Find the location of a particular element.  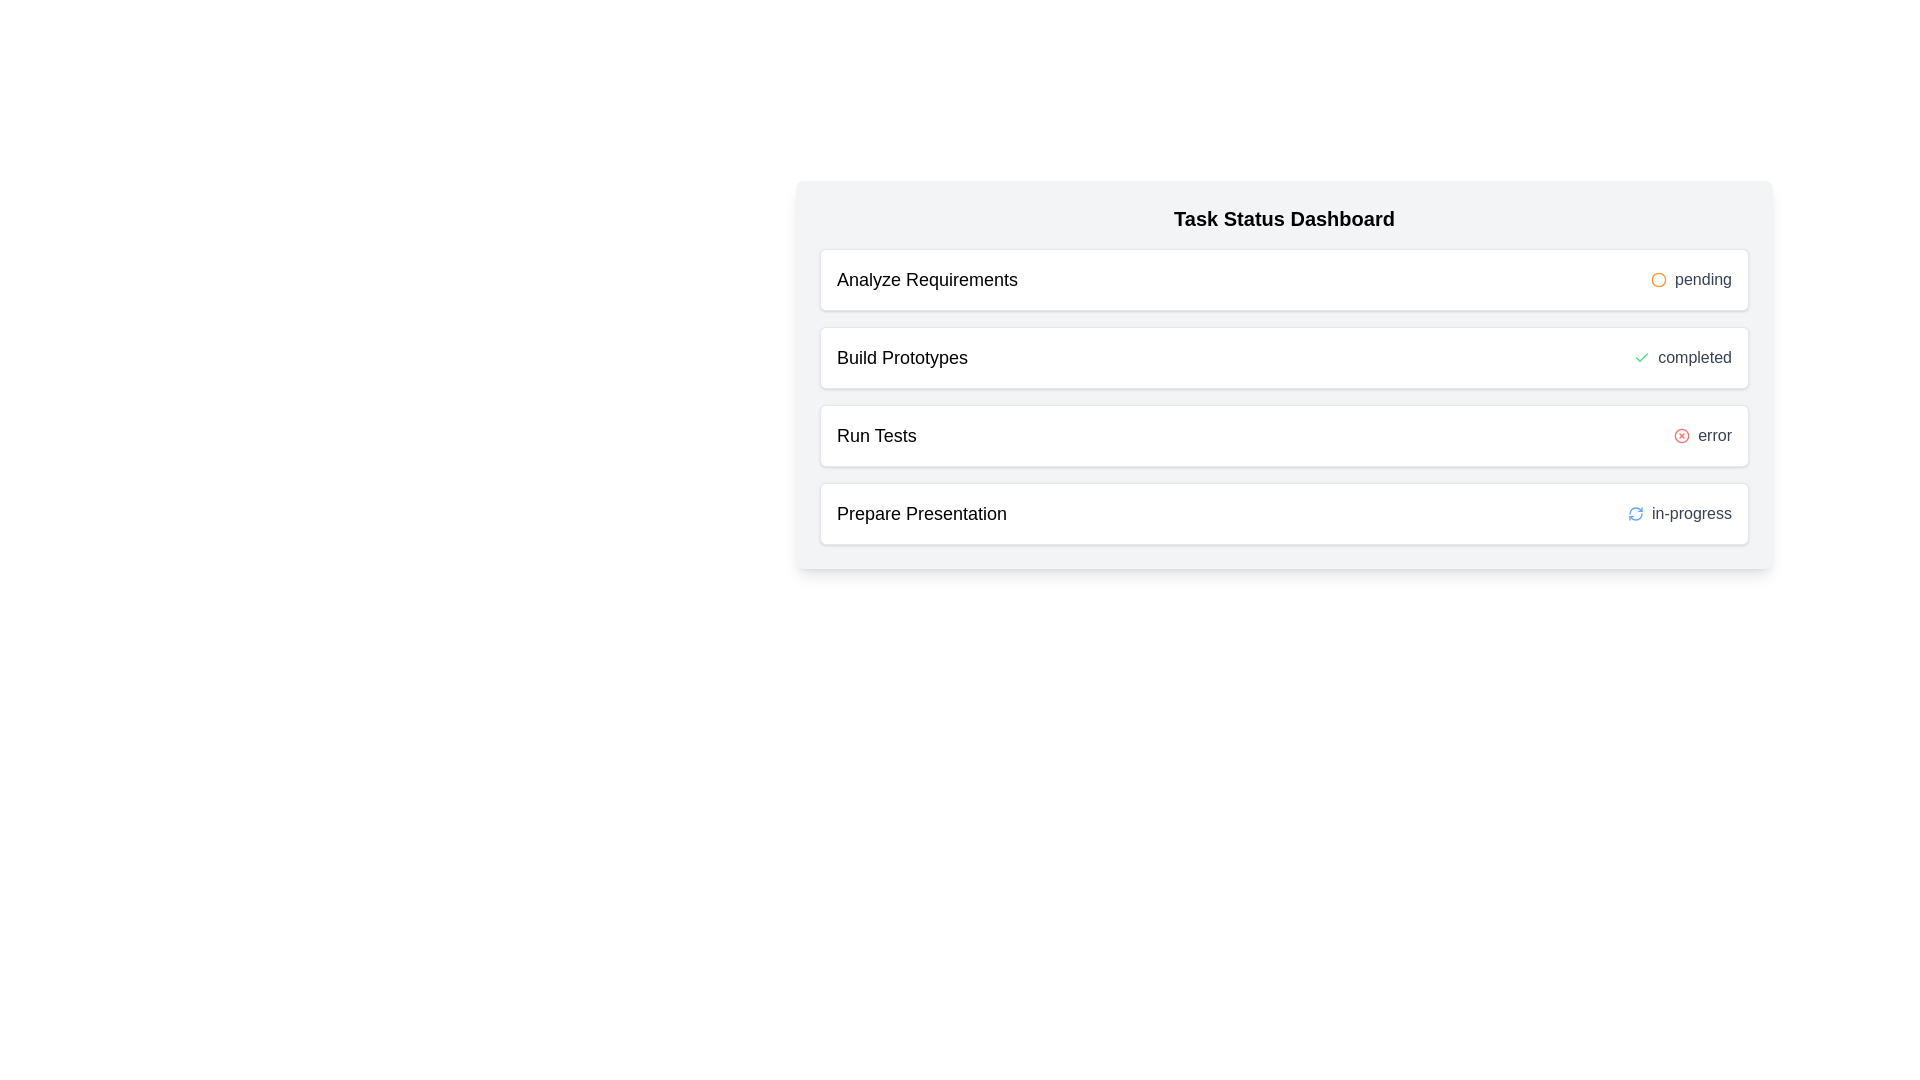

small circular red outlined icon with an 'x' symbol, positioned to the left of the 'error' text in the third row of the task status dashboard, representing the 'Run Tests' task is located at coordinates (1681, 434).